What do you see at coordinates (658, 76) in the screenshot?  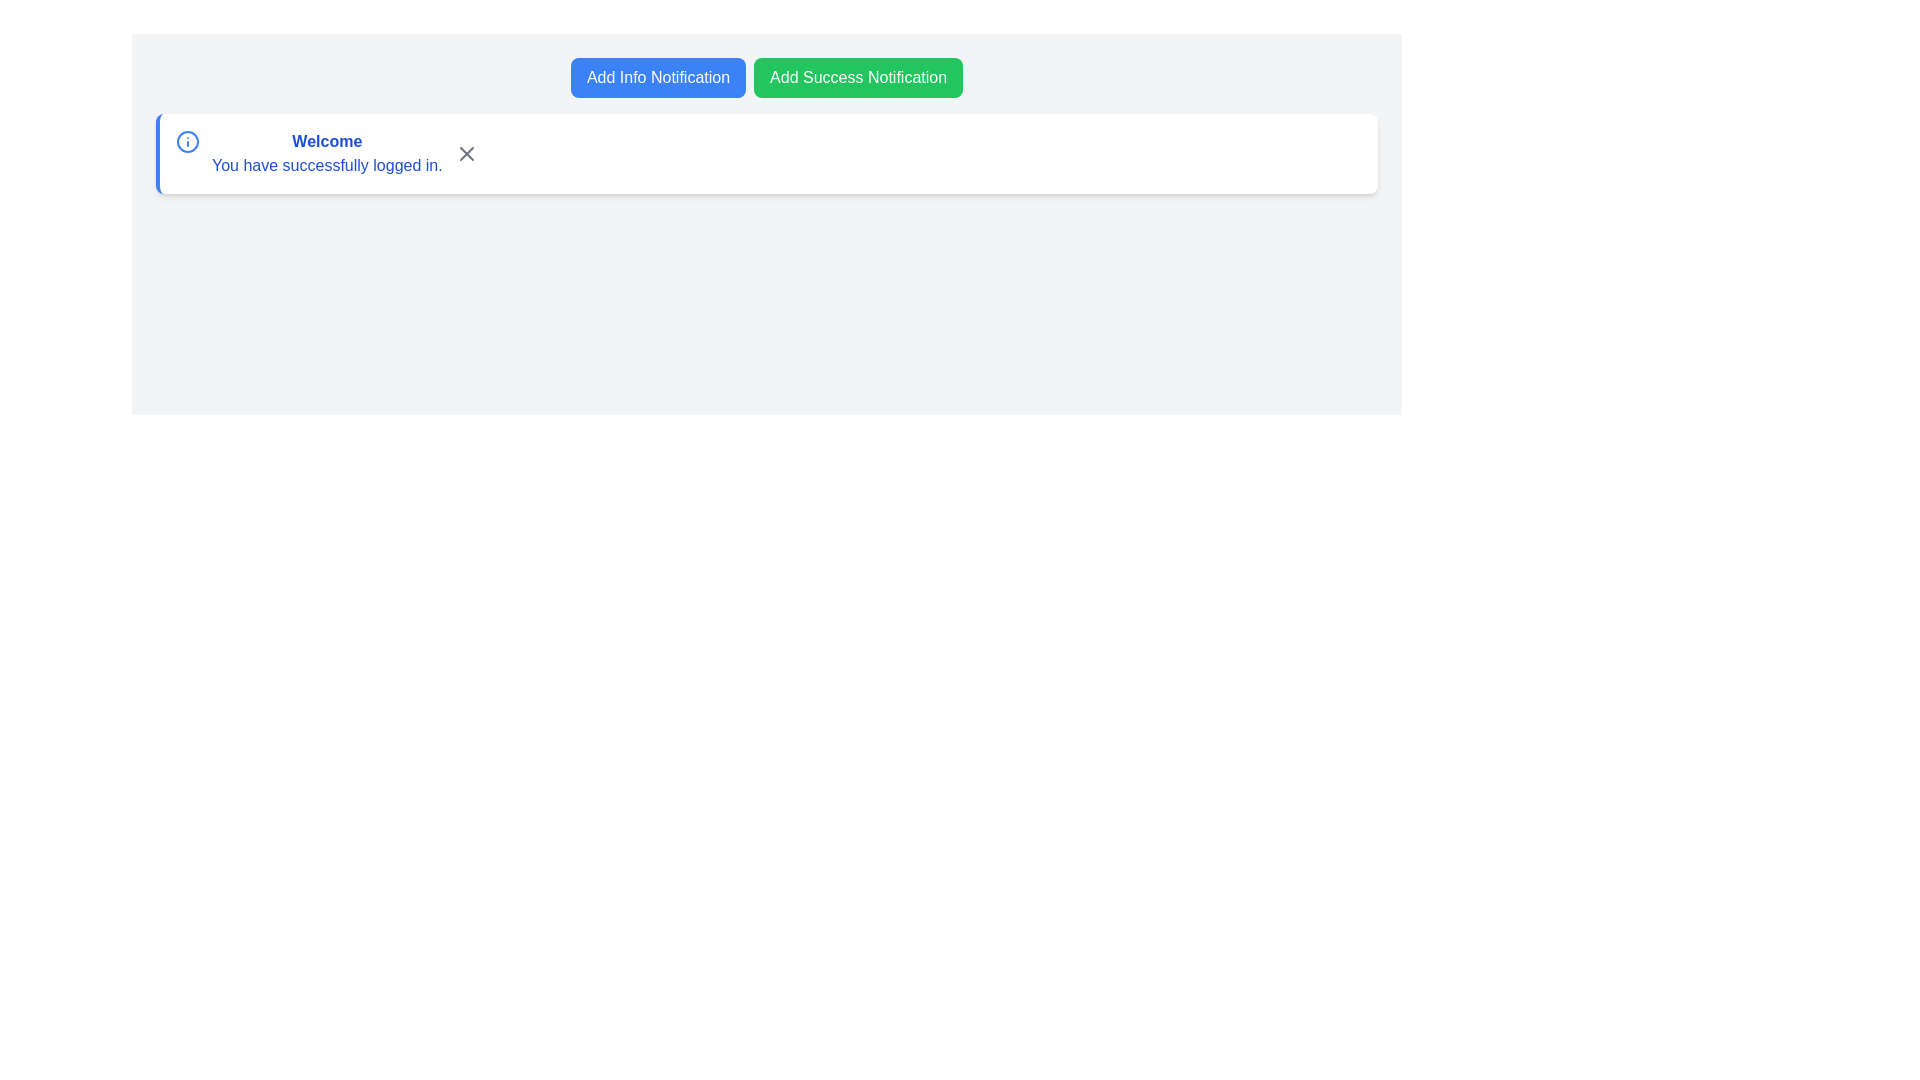 I see `the leftmost button with a blue background and white text that reads 'Add Info Notification'` at bounding box center [658, 76].